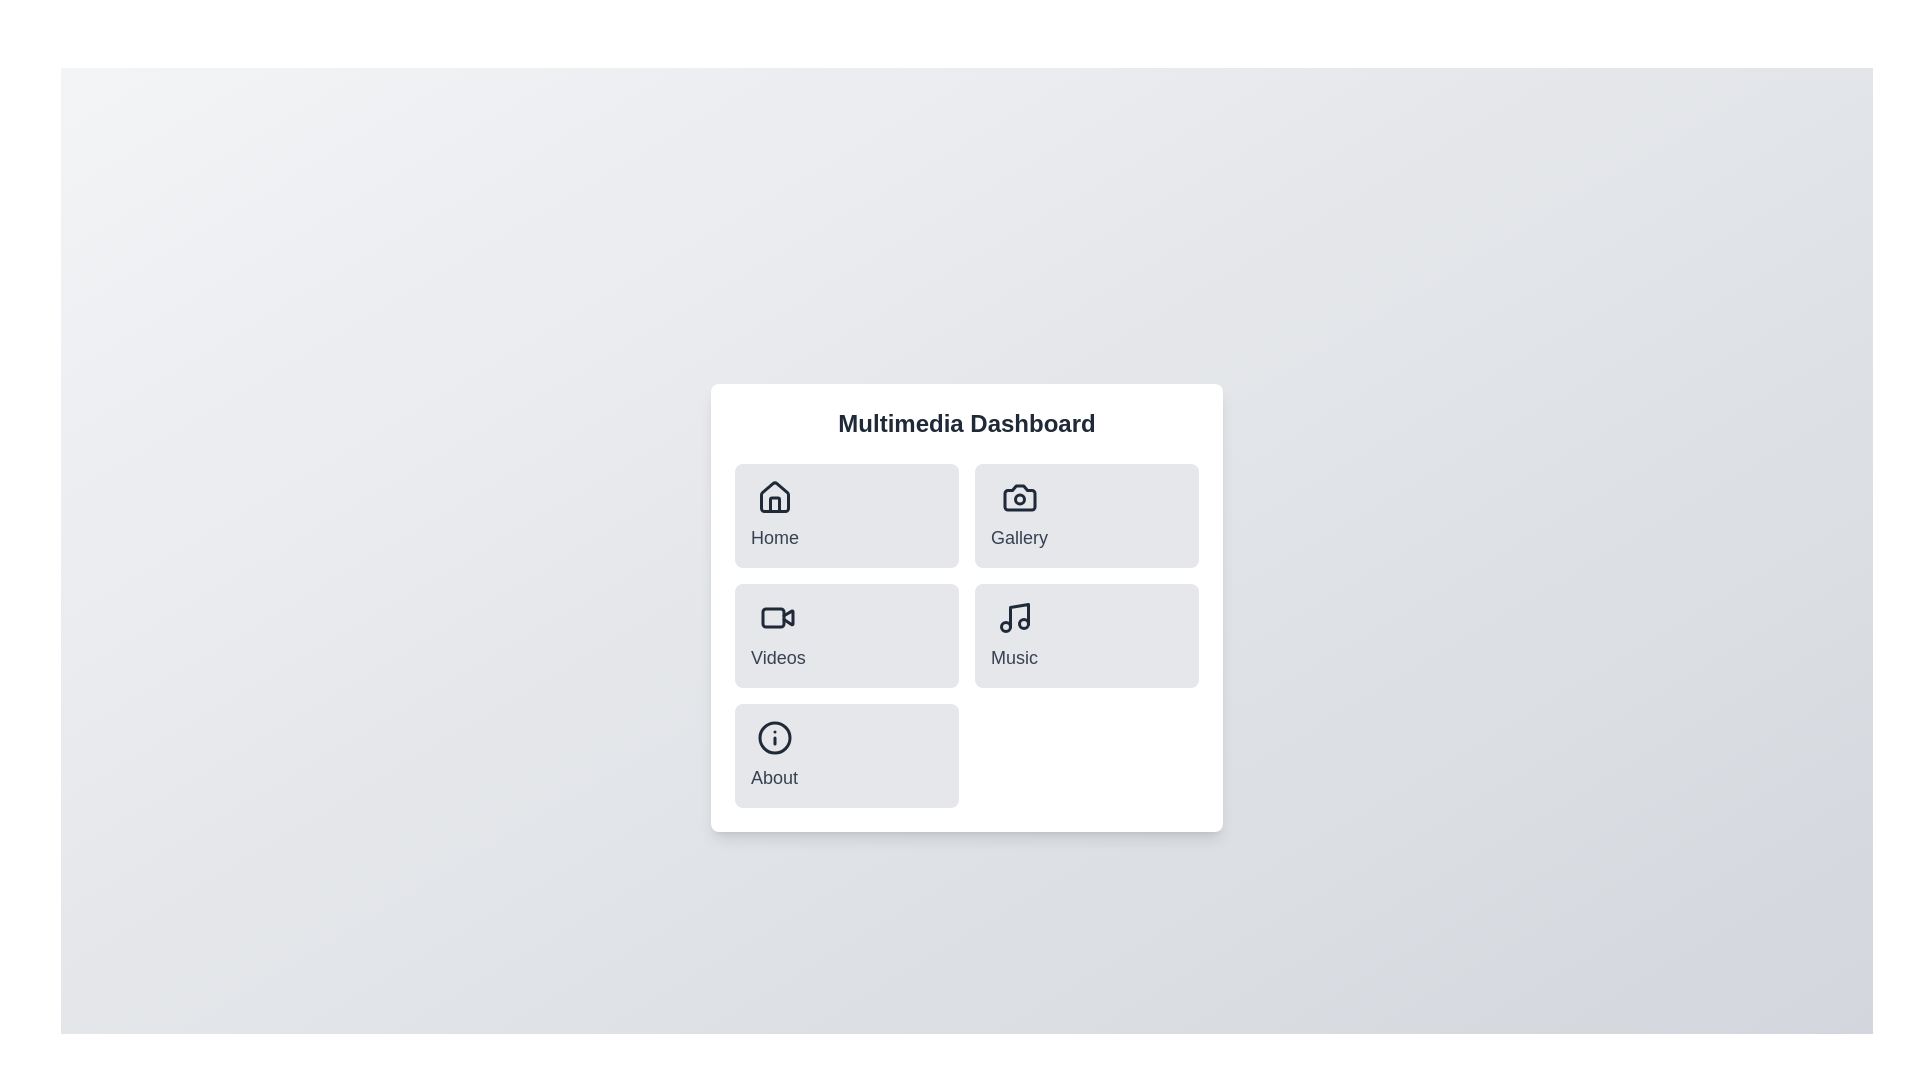  I want to click on the menu item corresponding to Videos, so click(776, 636).